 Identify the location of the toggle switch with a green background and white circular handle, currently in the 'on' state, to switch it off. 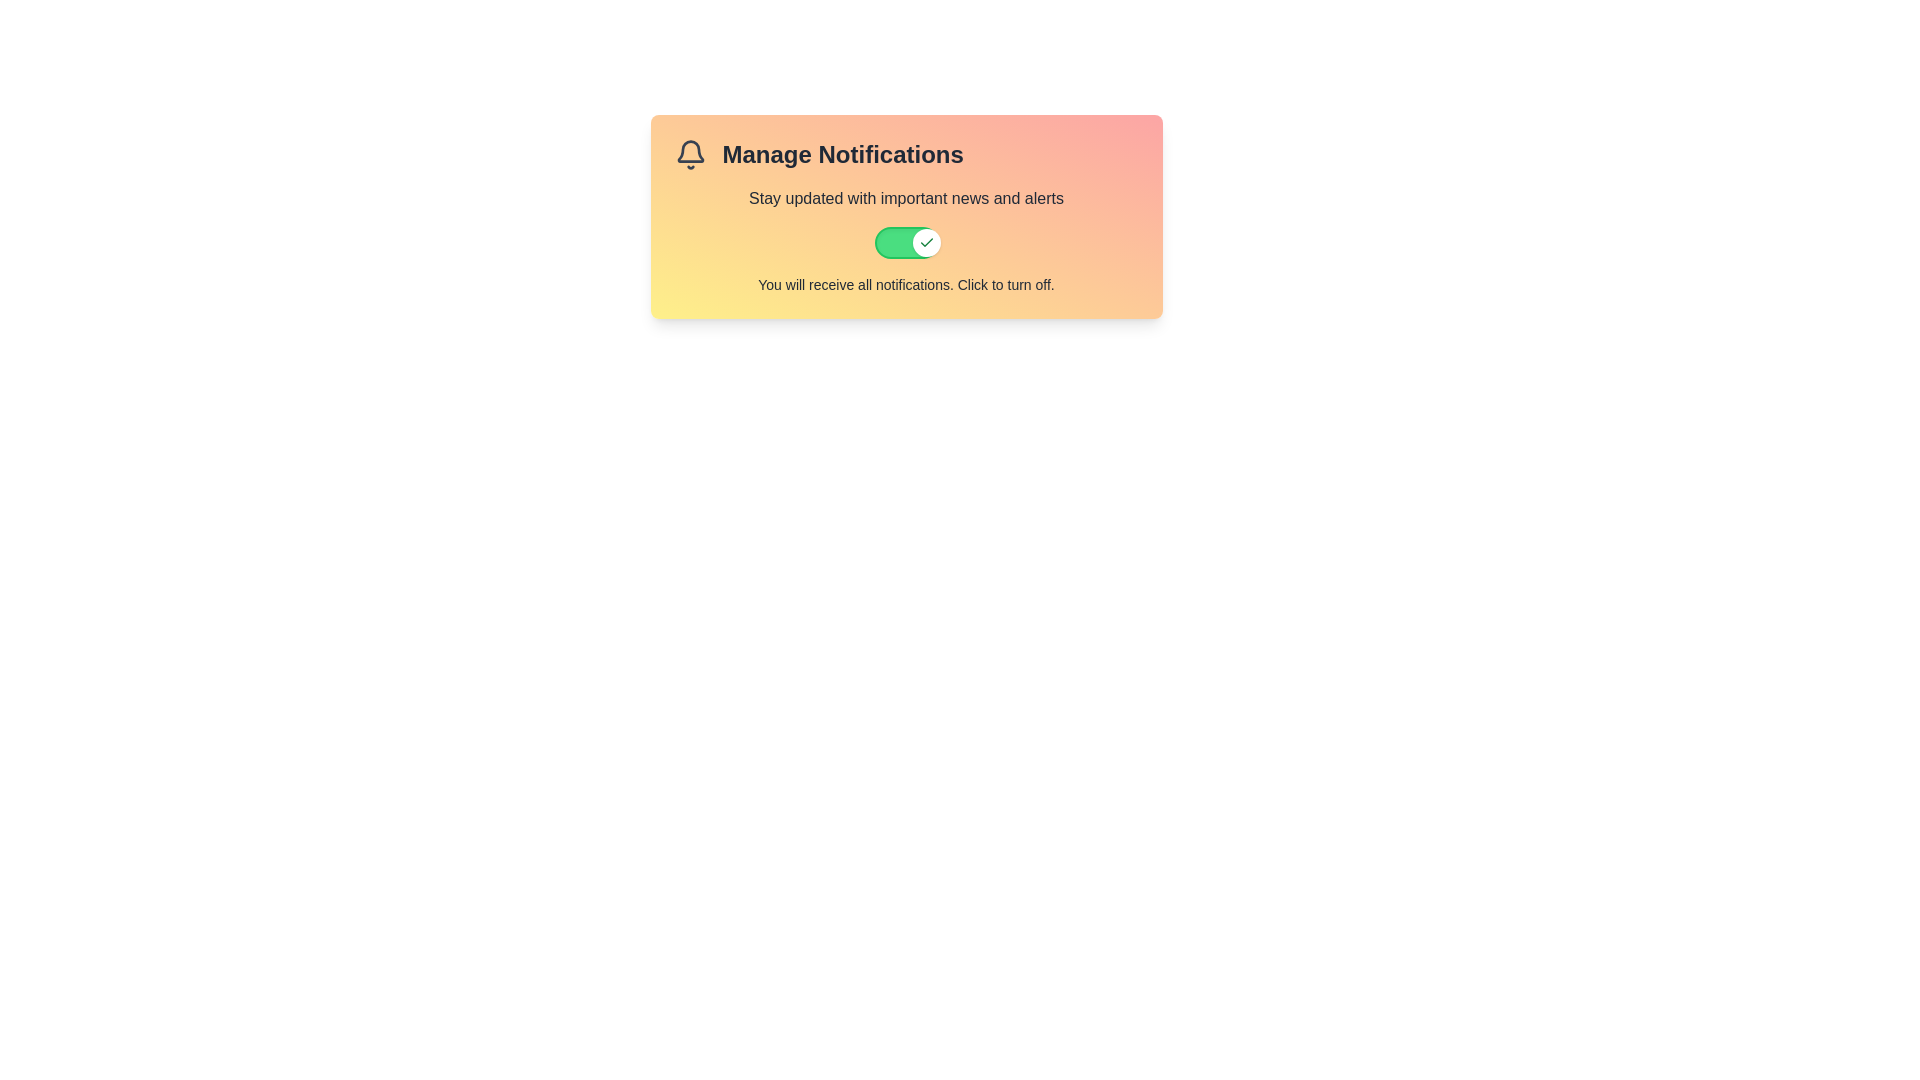
(905, 242).